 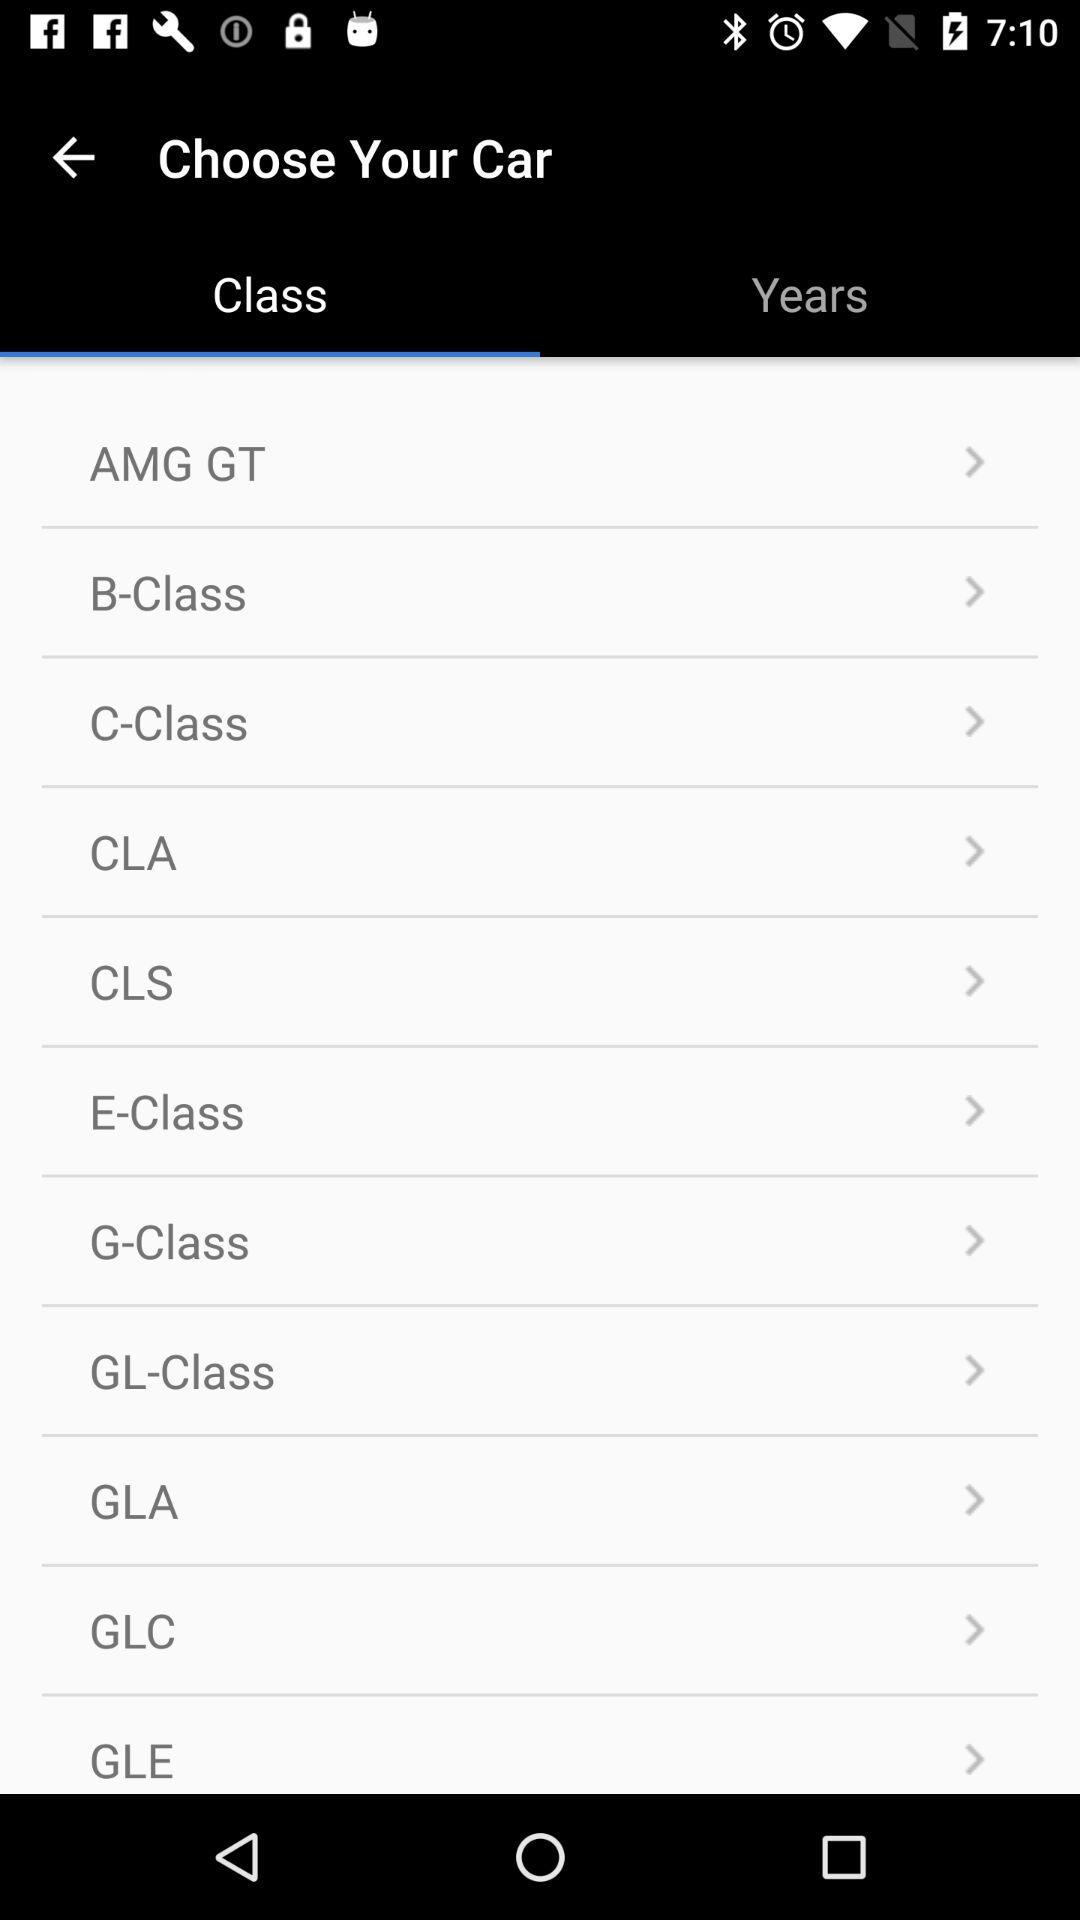 What do you see at coordinates (72, 156) in the screenshot?
I see `the item next to the choose your car` at bounding box center [72, 156].